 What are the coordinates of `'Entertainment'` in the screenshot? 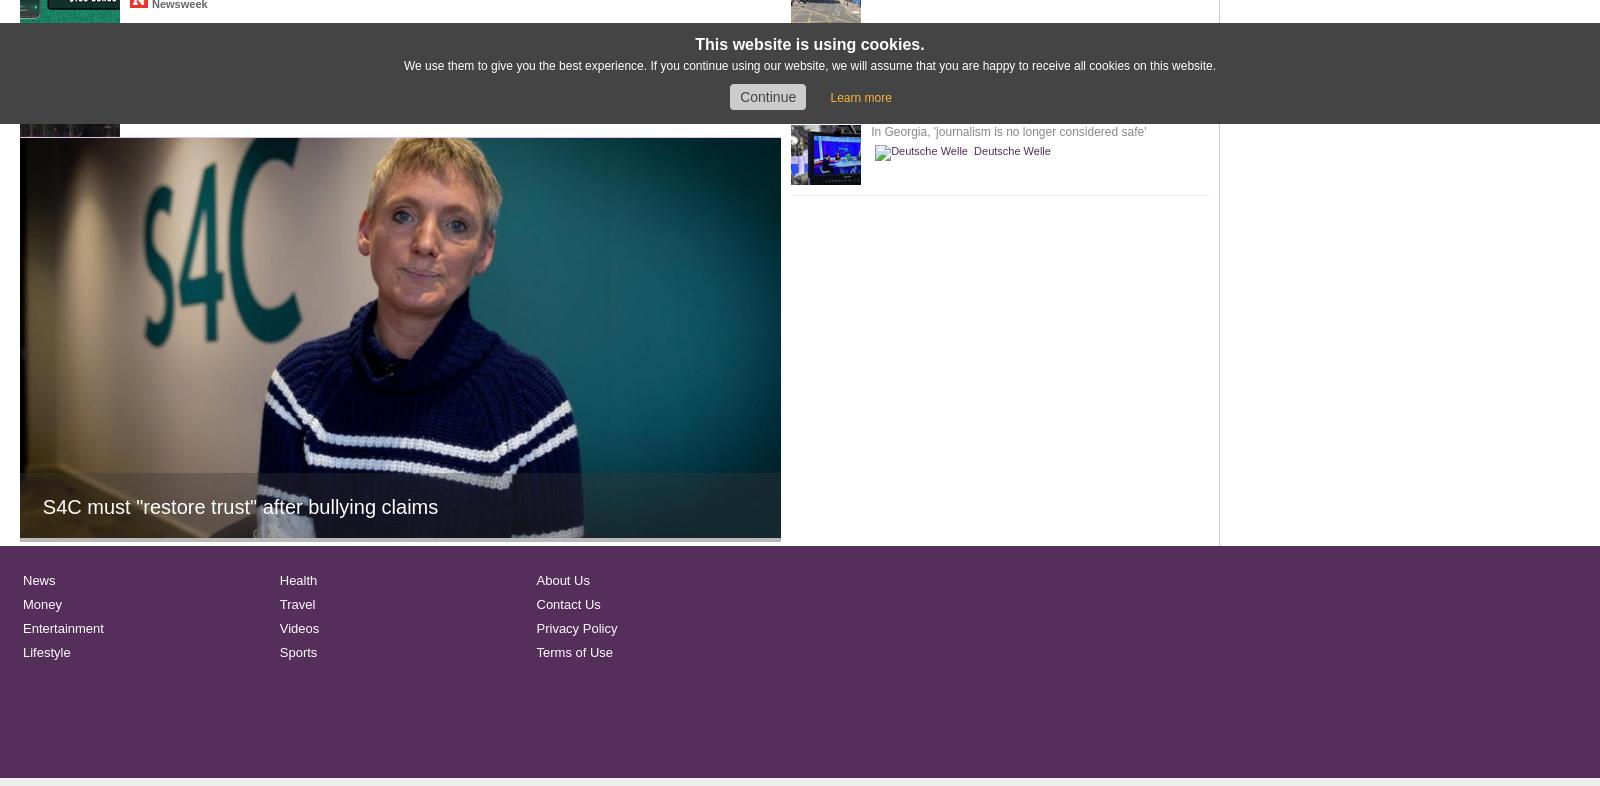 It's located at (62, 628).